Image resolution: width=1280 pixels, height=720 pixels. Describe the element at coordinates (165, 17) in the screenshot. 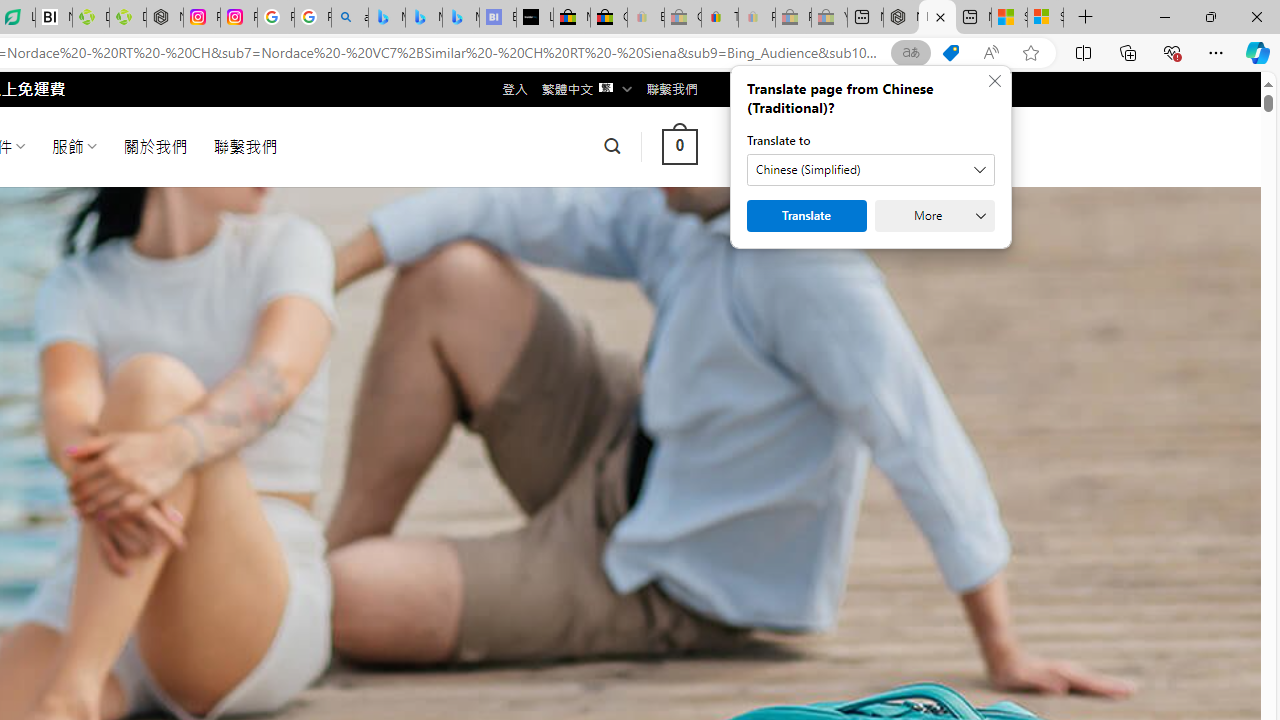

I see `'Nordace - Nordace Edin Collection'` at that location.